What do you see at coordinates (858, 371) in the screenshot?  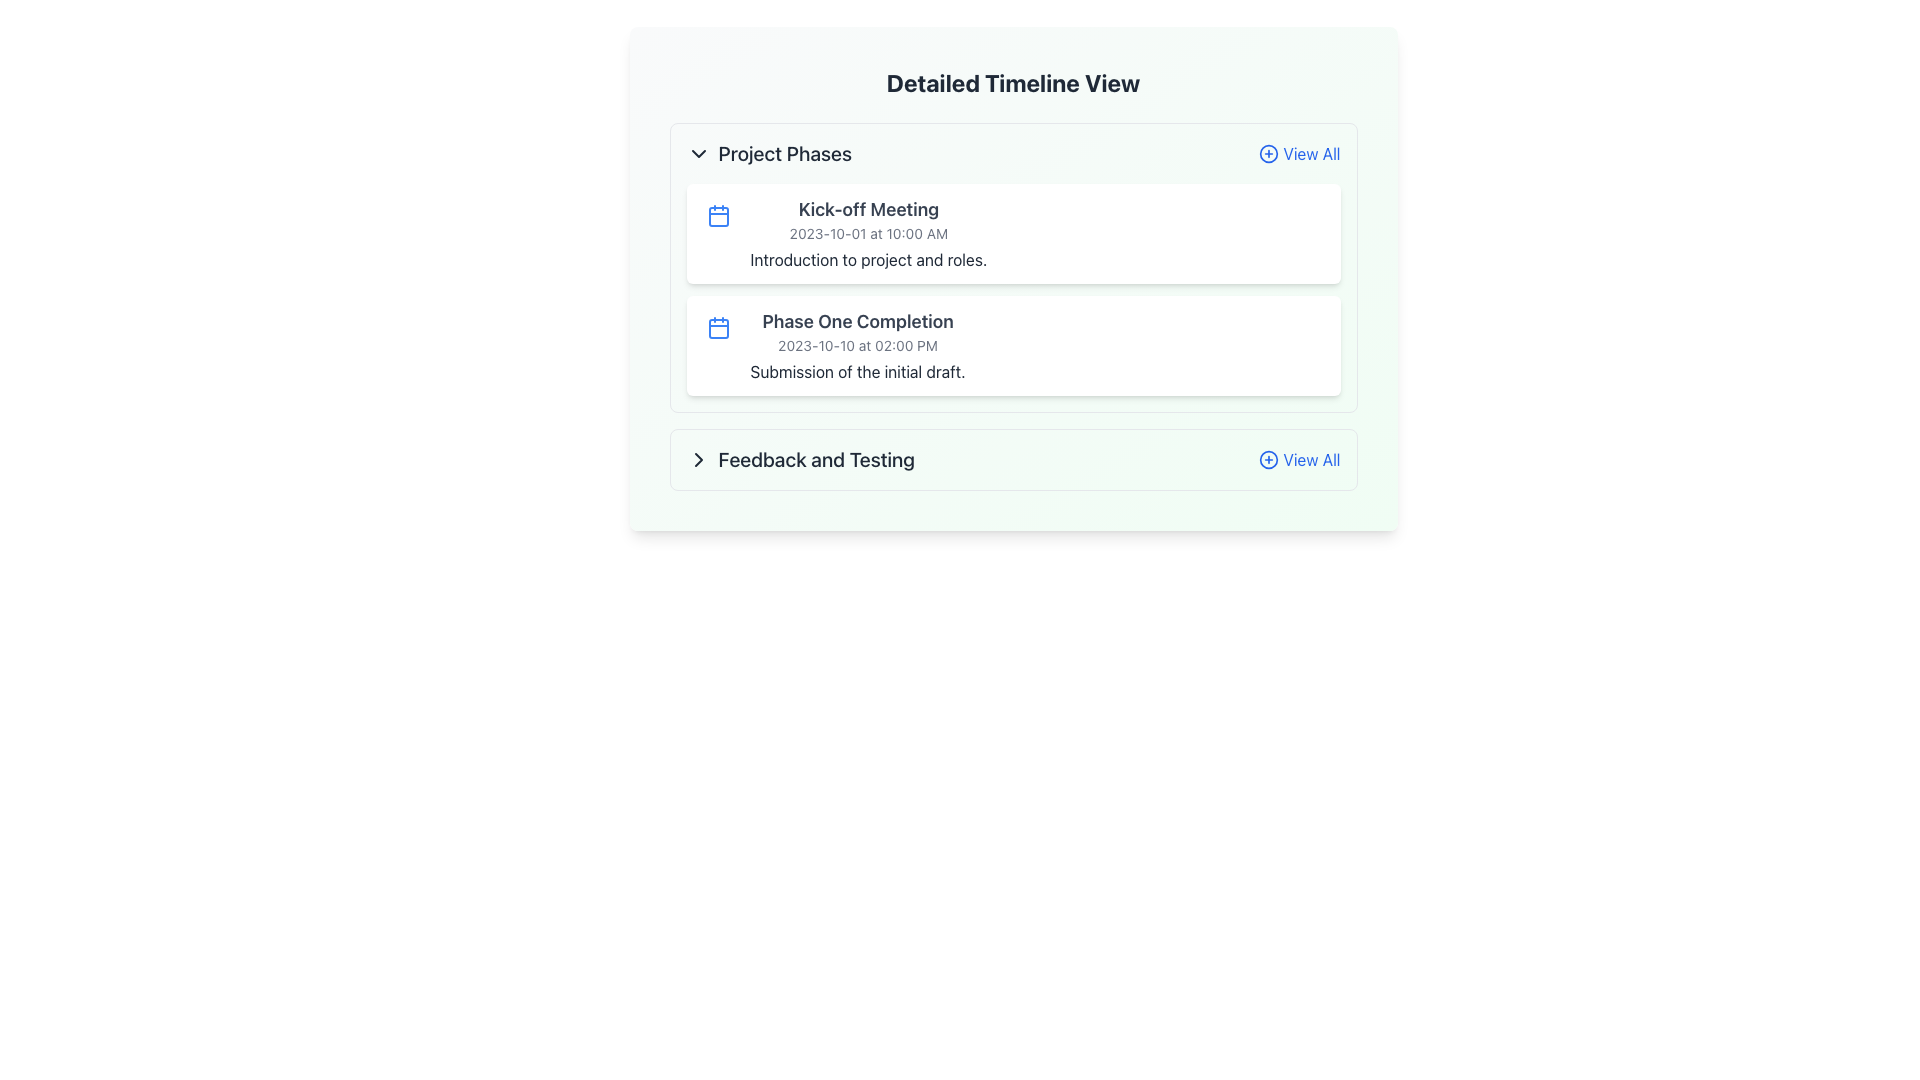 I see `text label that states 'Submission of the initial draft.' located within the 'Phase One Completion' card under the 'Project Phases' section` at bounding box center [858, 371].